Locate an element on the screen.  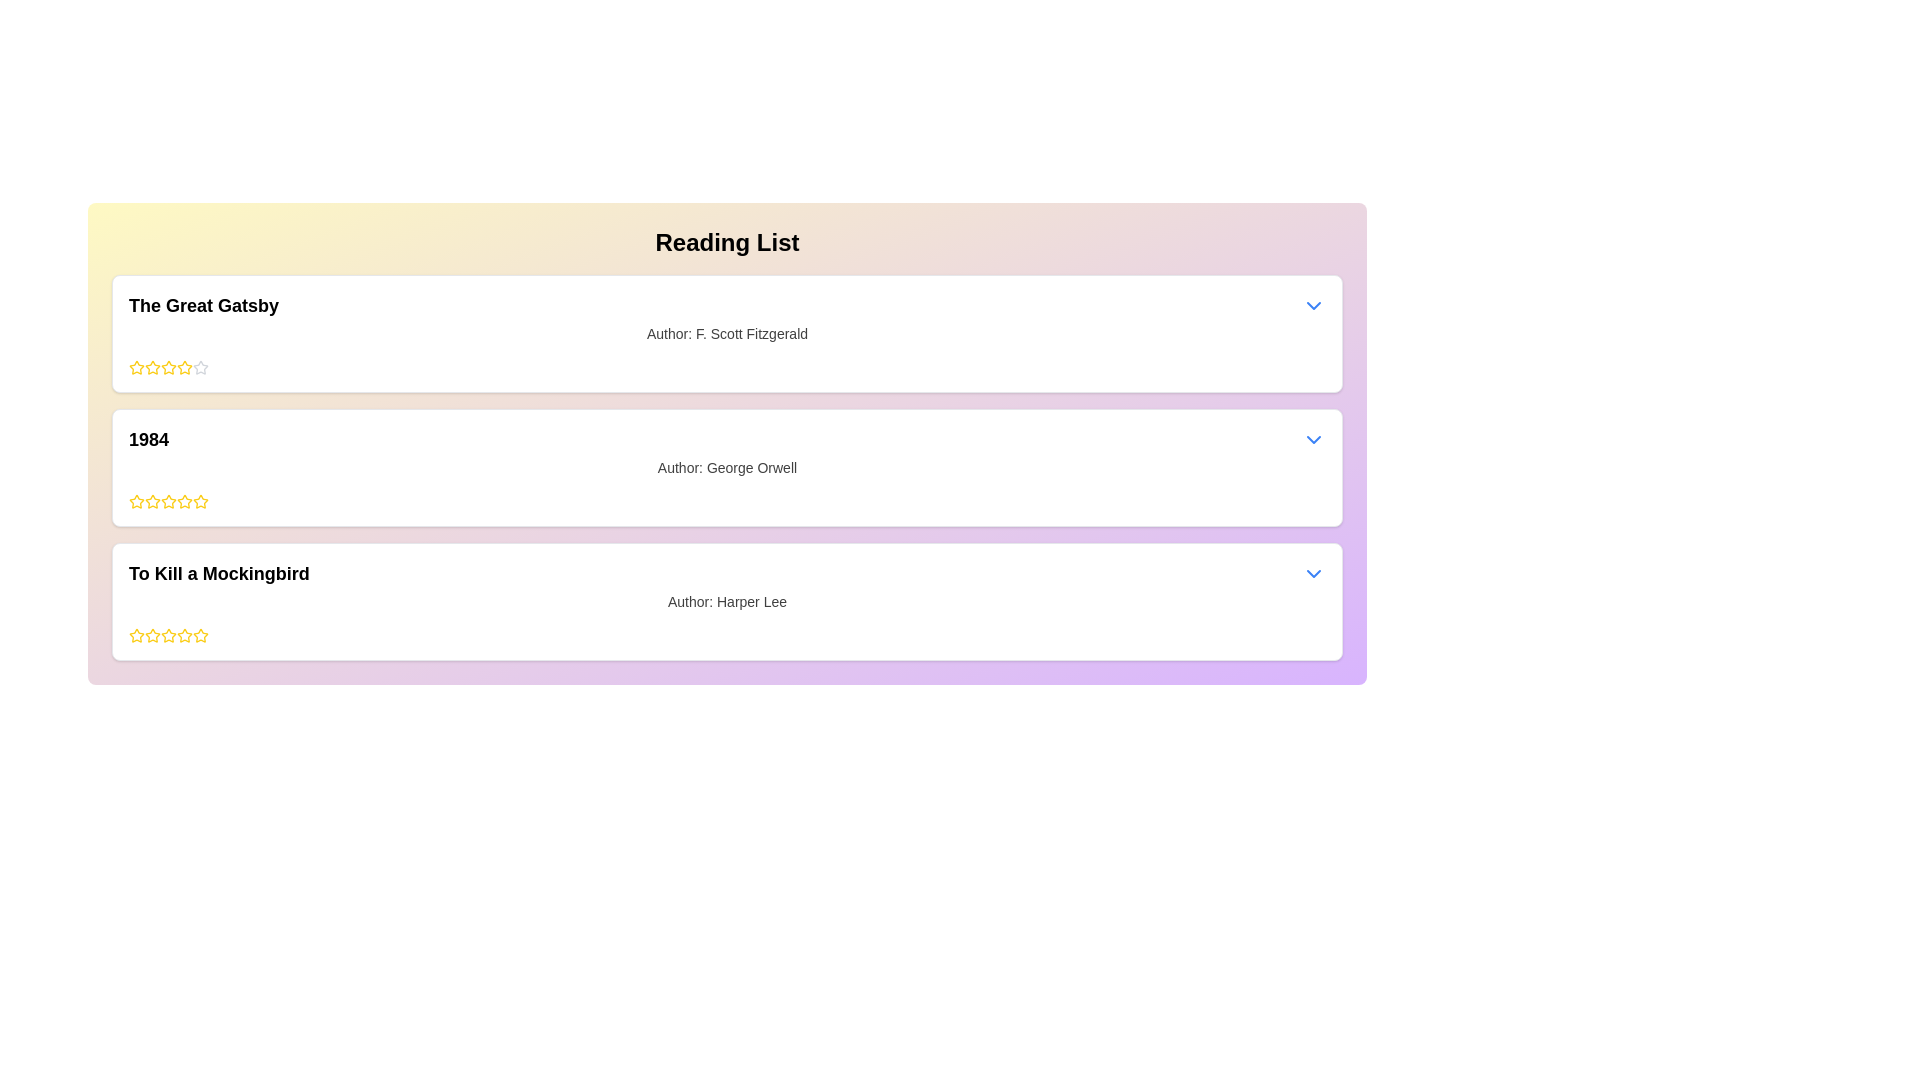
text content of the label displaying 'The Great Gatsby', which is styled prominently in bold and larger font, located at the top-left corner of the book details section is located at coordinates (204, 305).